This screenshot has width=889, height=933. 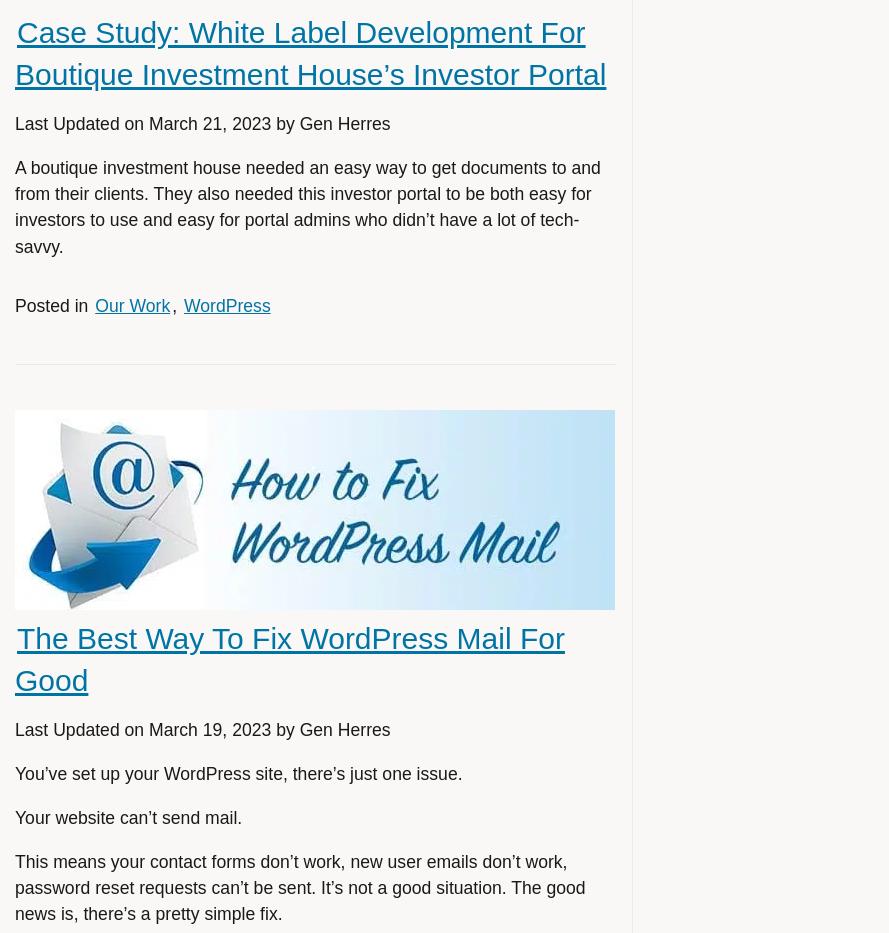 What do you see at coordinates (15, 657) in the screenshot?
I see `'The Best Way to Fix WordPress Mail for Good'` at bounding box center [15, 657].